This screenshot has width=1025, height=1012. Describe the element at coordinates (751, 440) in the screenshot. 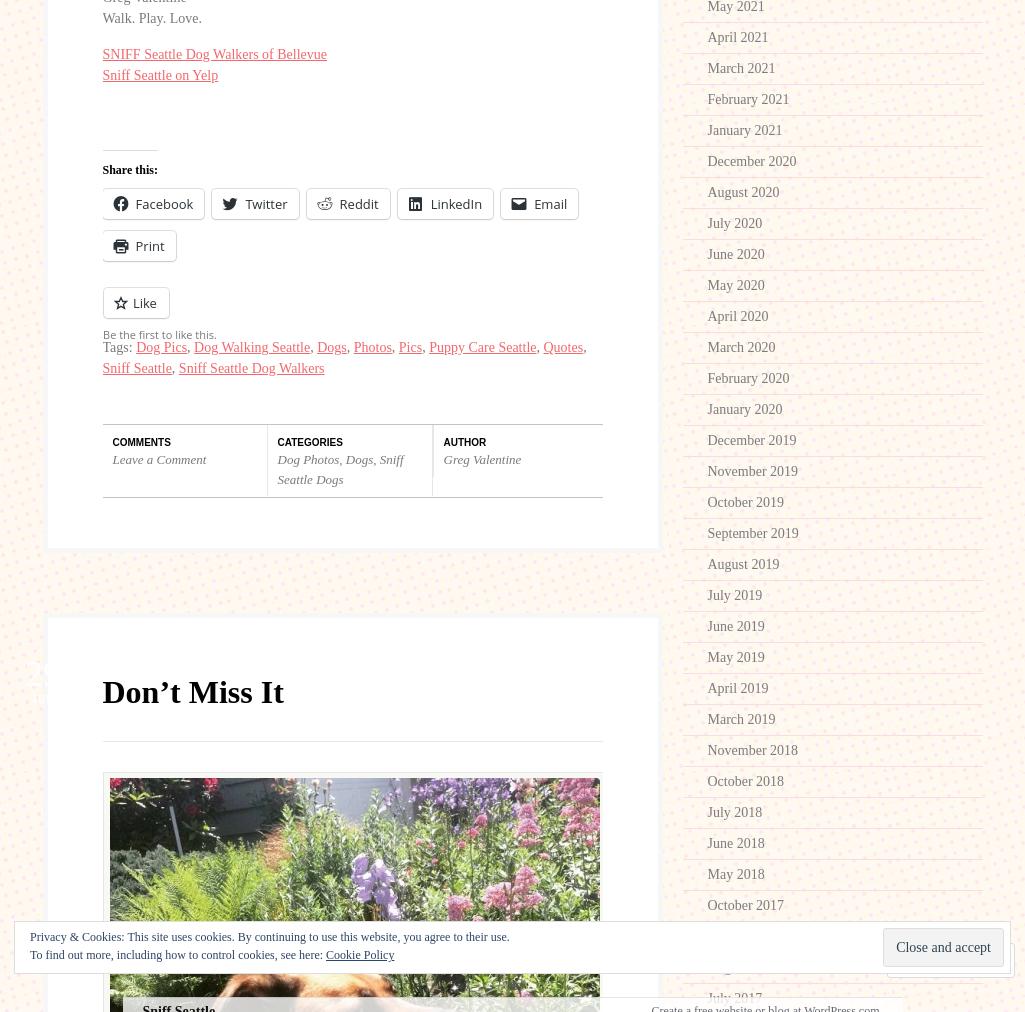

I see `'December 2019'` at that location.